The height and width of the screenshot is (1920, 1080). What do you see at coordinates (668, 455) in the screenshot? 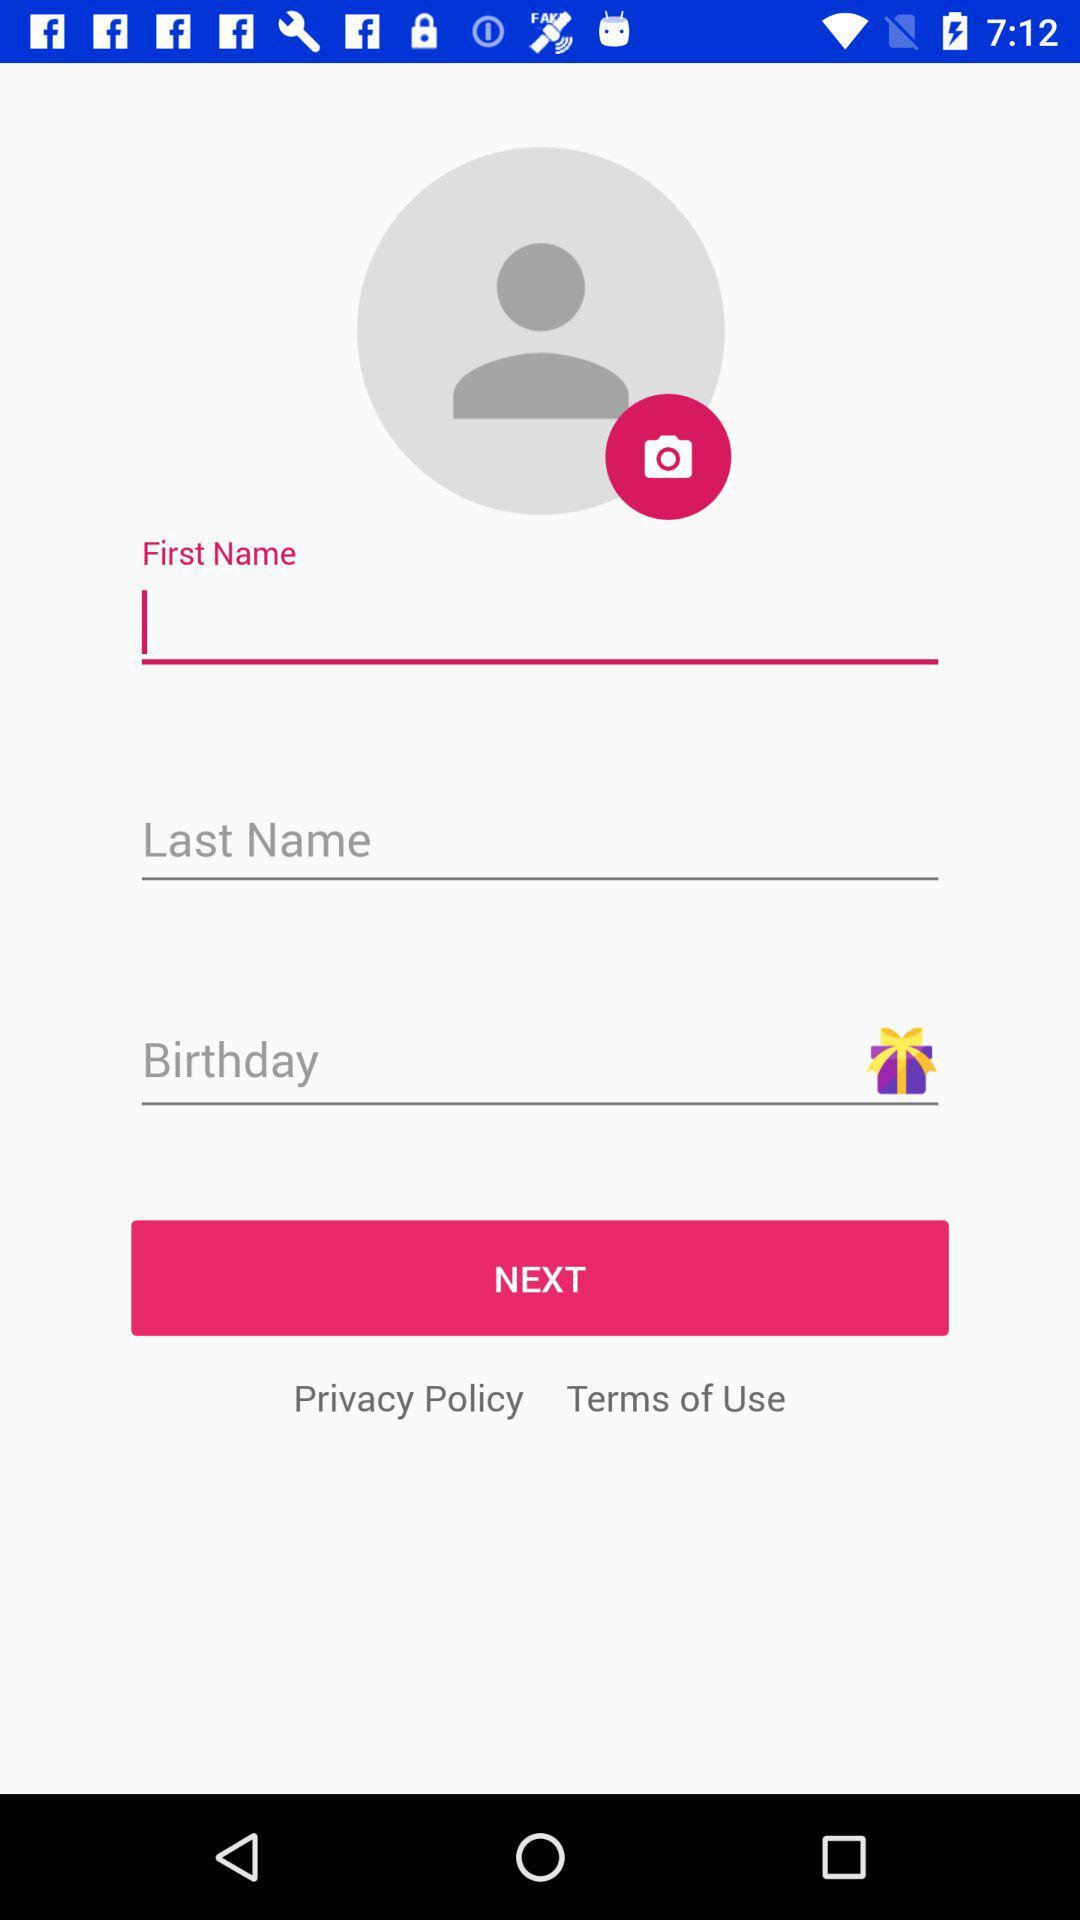
I see `the photo icon` at bounding box center [668, 455].